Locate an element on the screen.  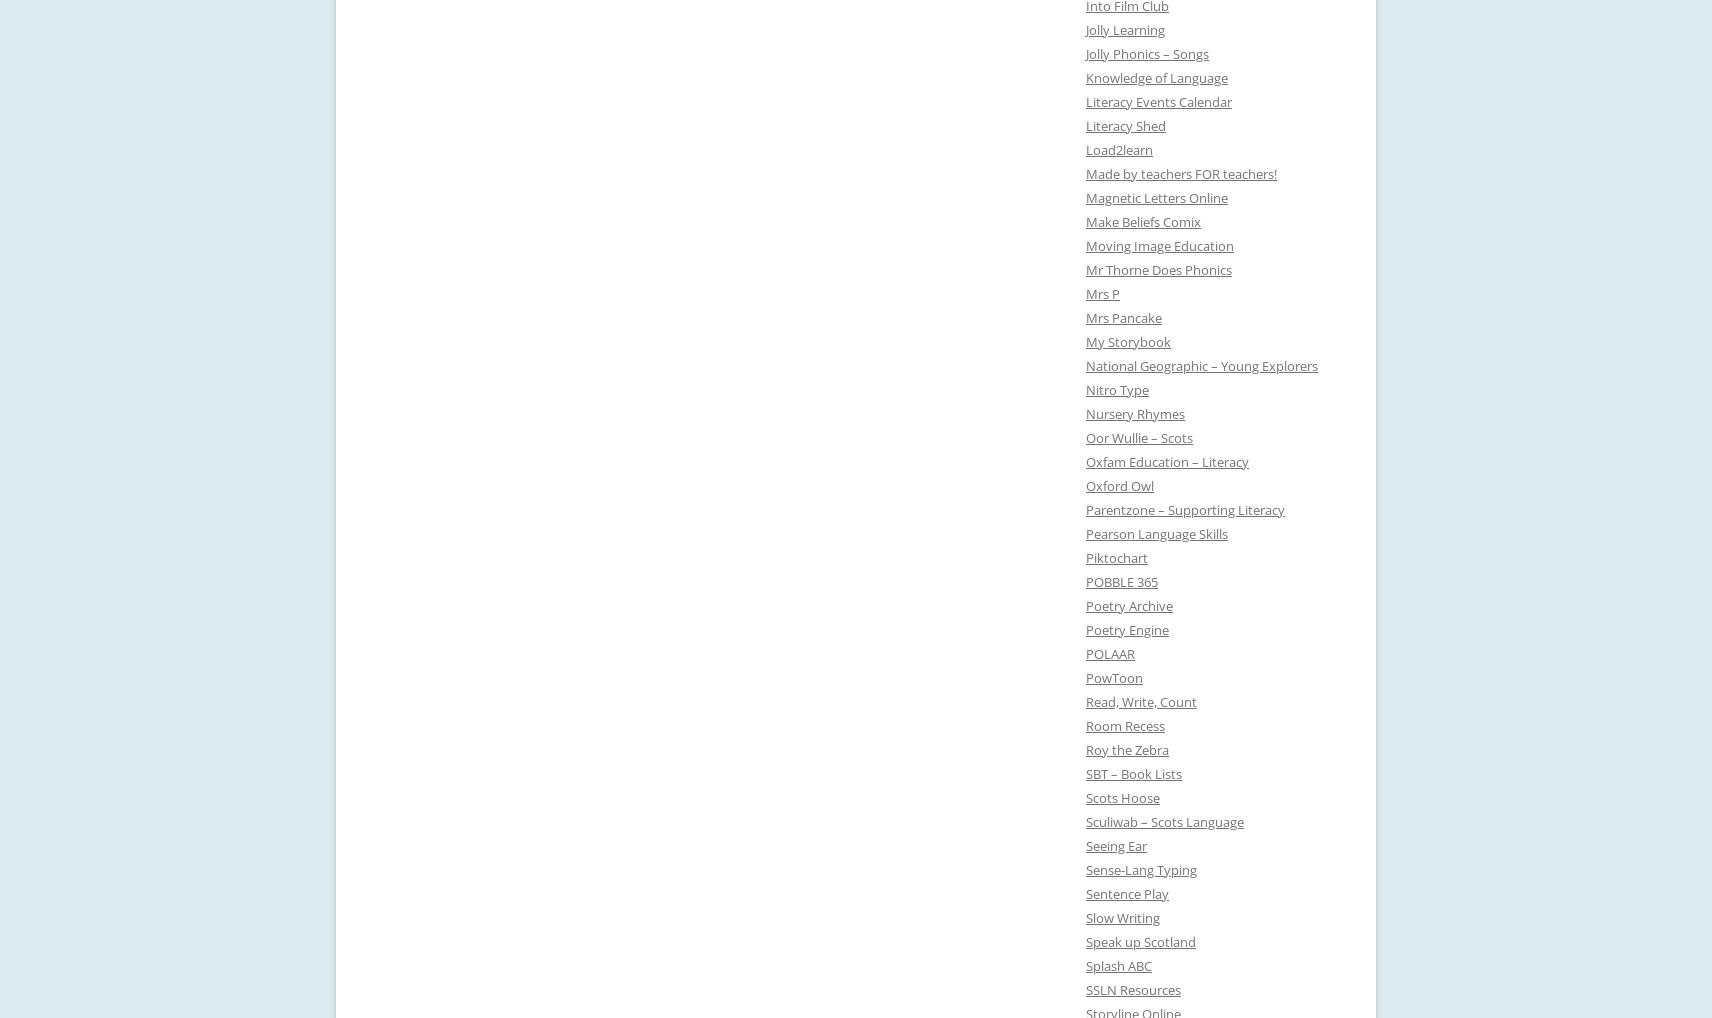
'Read, Write, Count' is located at coordinates (1085, 702).